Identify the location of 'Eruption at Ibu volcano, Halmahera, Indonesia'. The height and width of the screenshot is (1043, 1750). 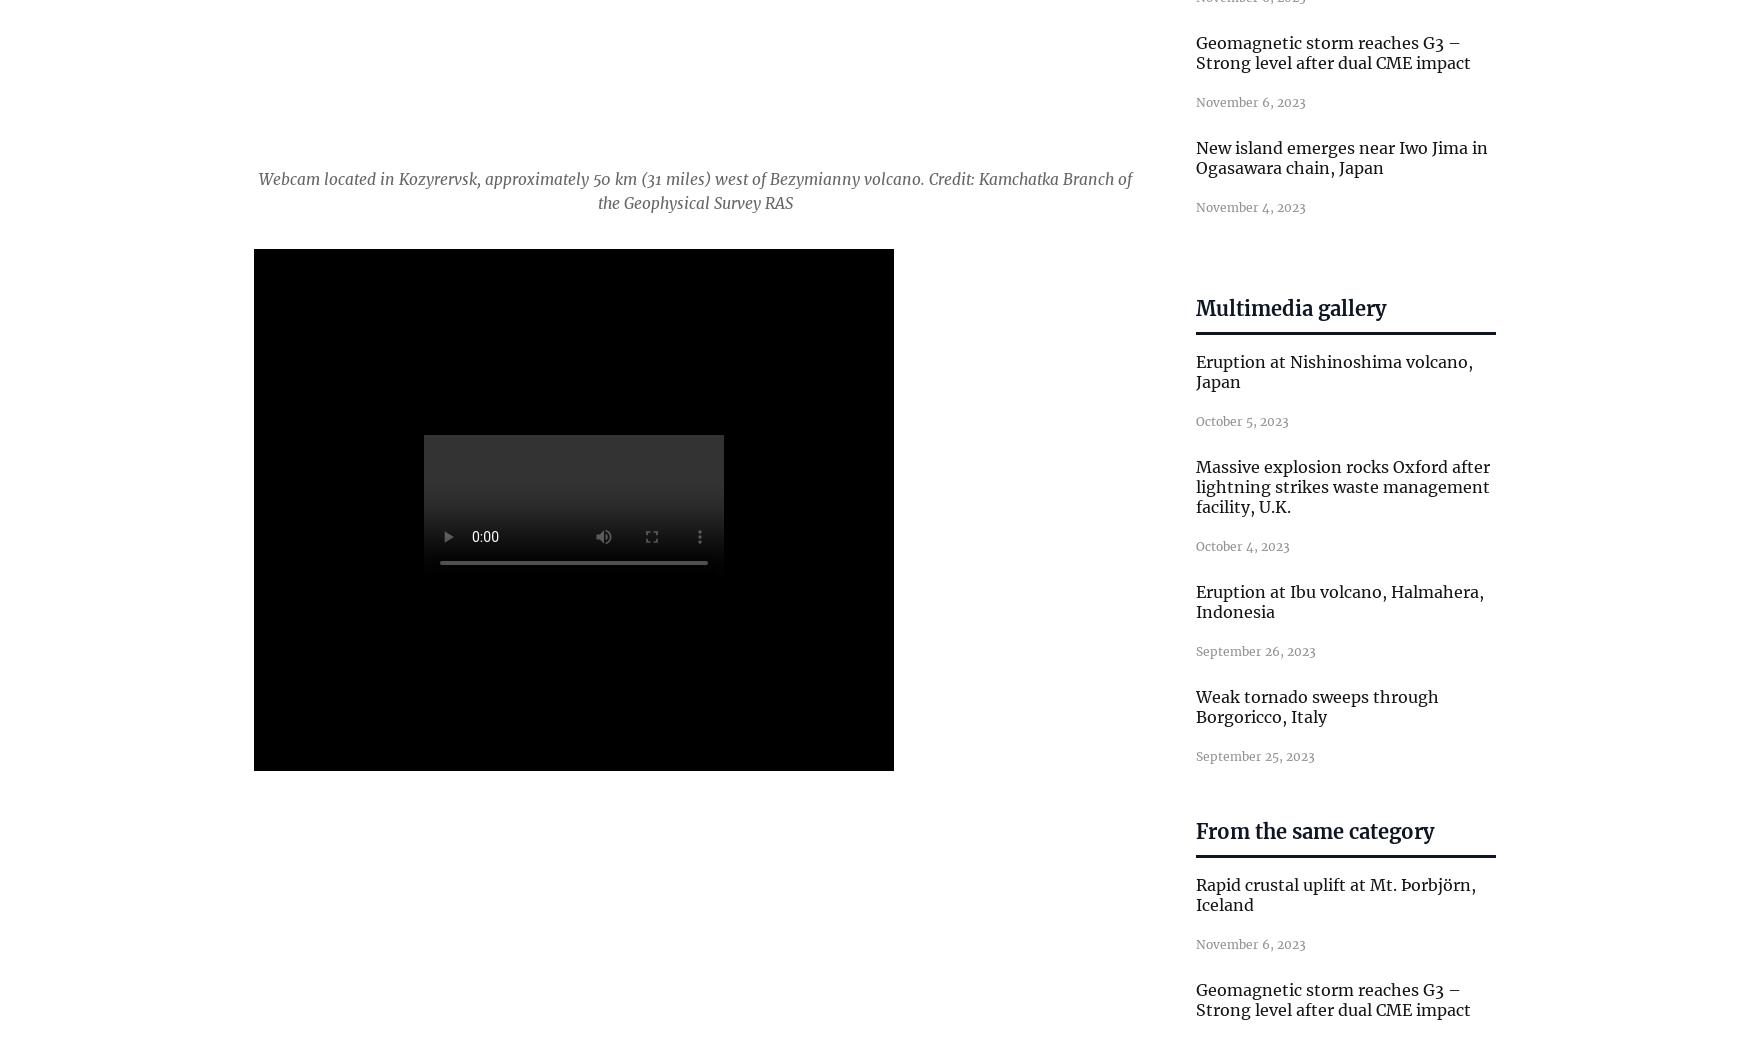
(1339, 599).